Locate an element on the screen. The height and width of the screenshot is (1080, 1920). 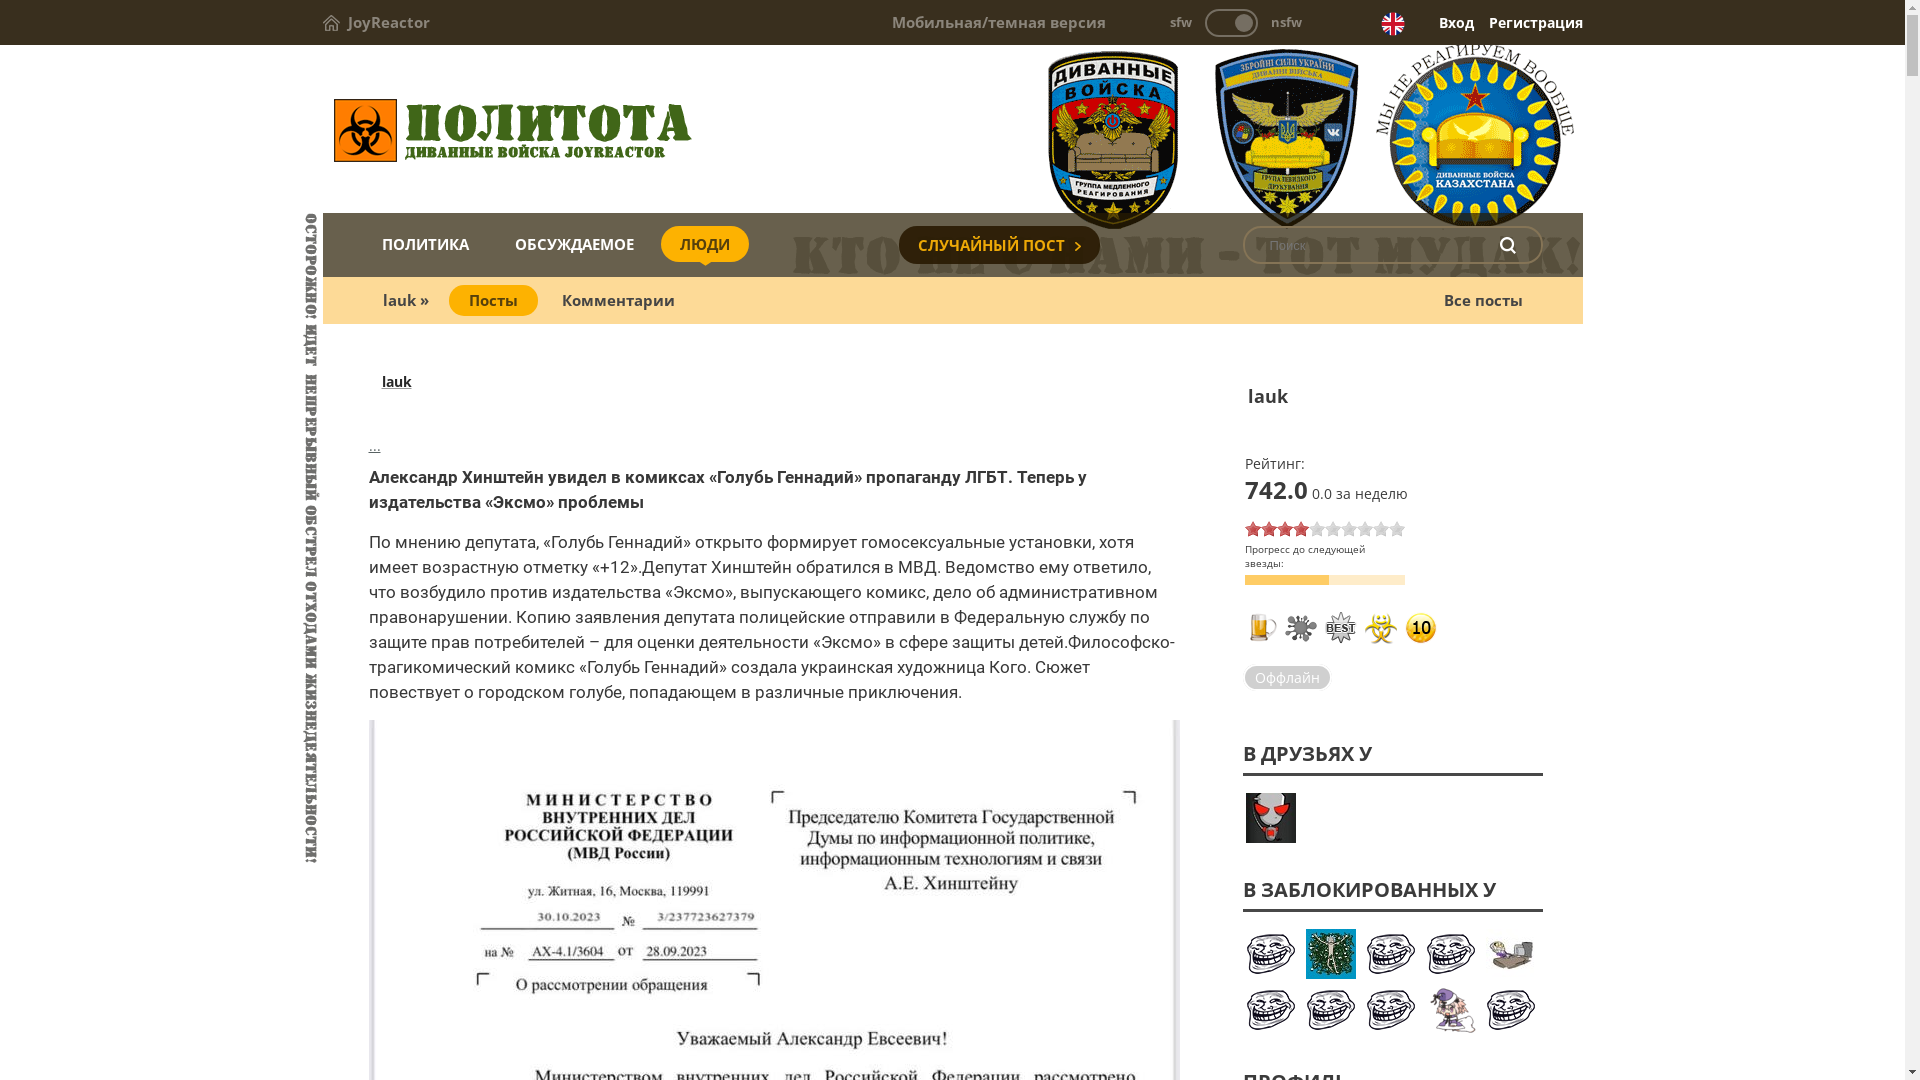
'Mapper' is located at coordinates (1390, 952).